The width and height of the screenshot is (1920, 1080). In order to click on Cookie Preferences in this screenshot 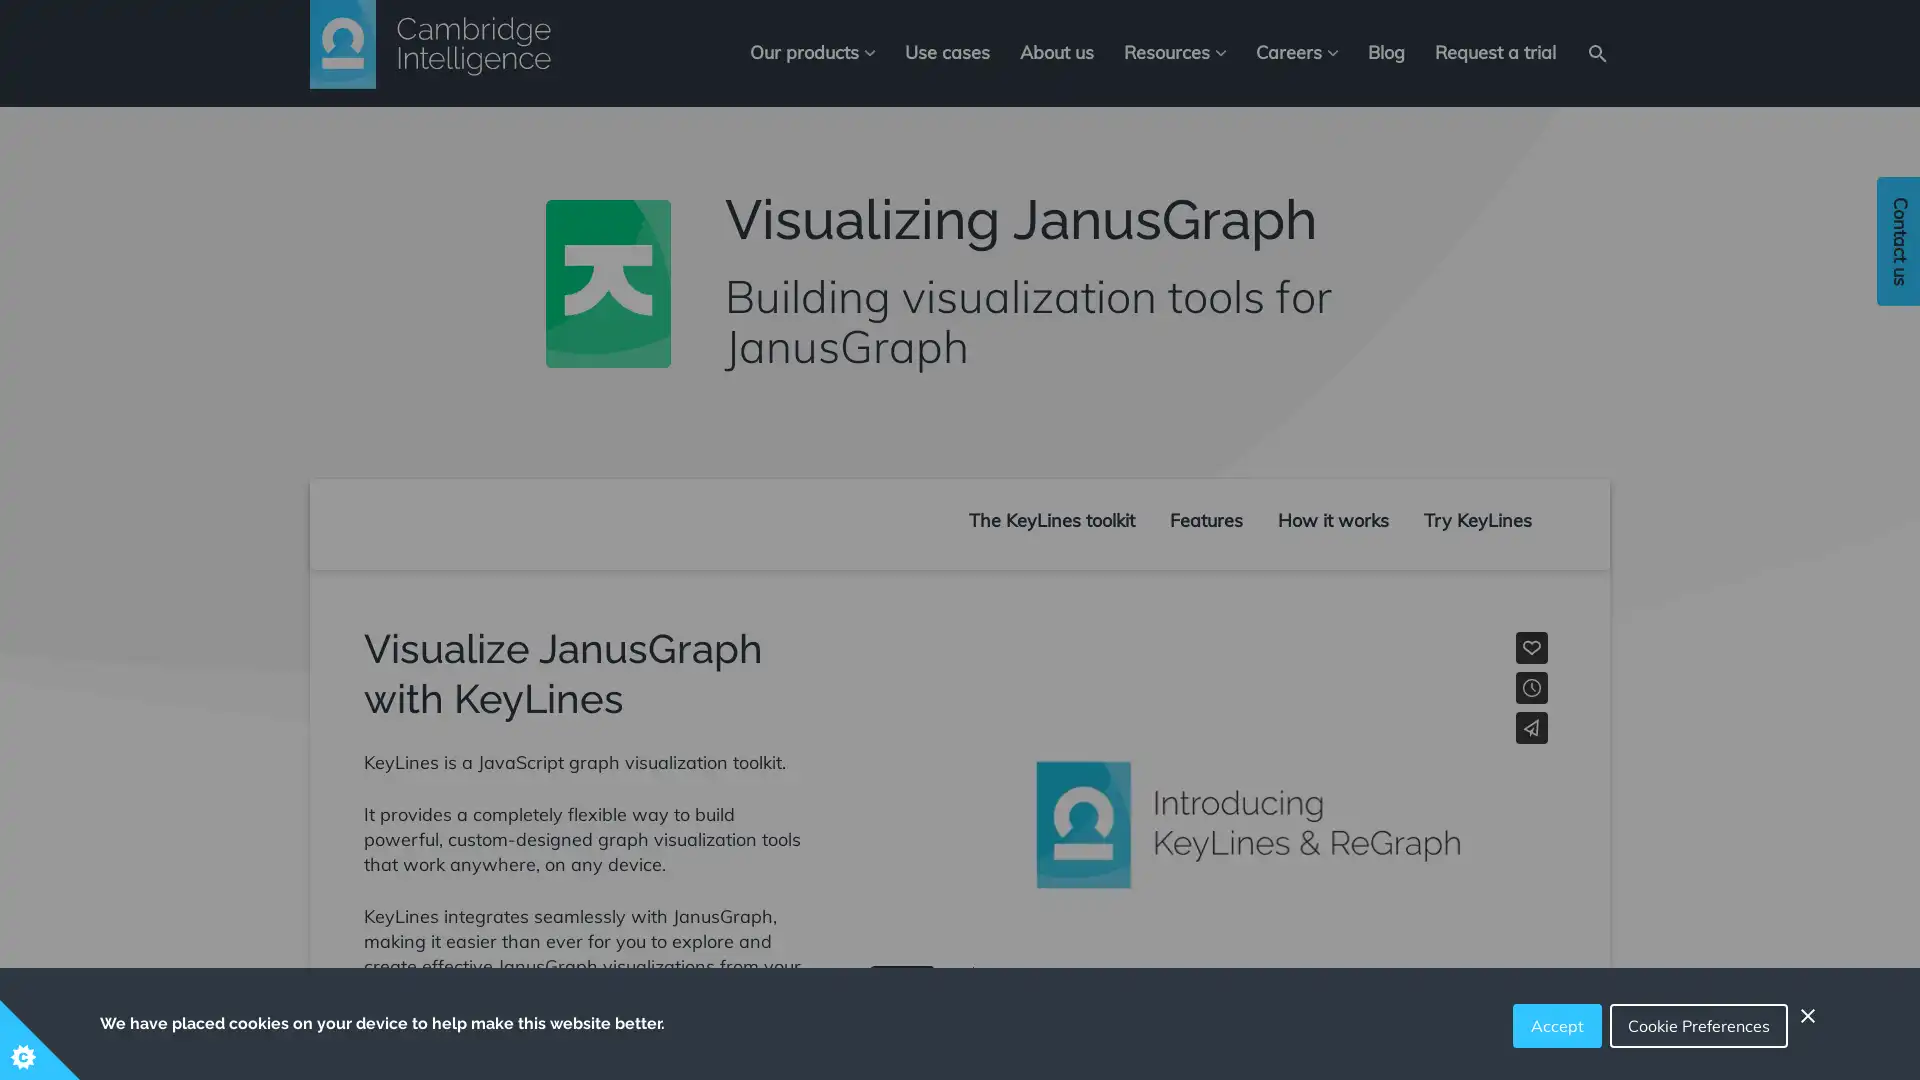, I will do `click(1698, 1026)`.